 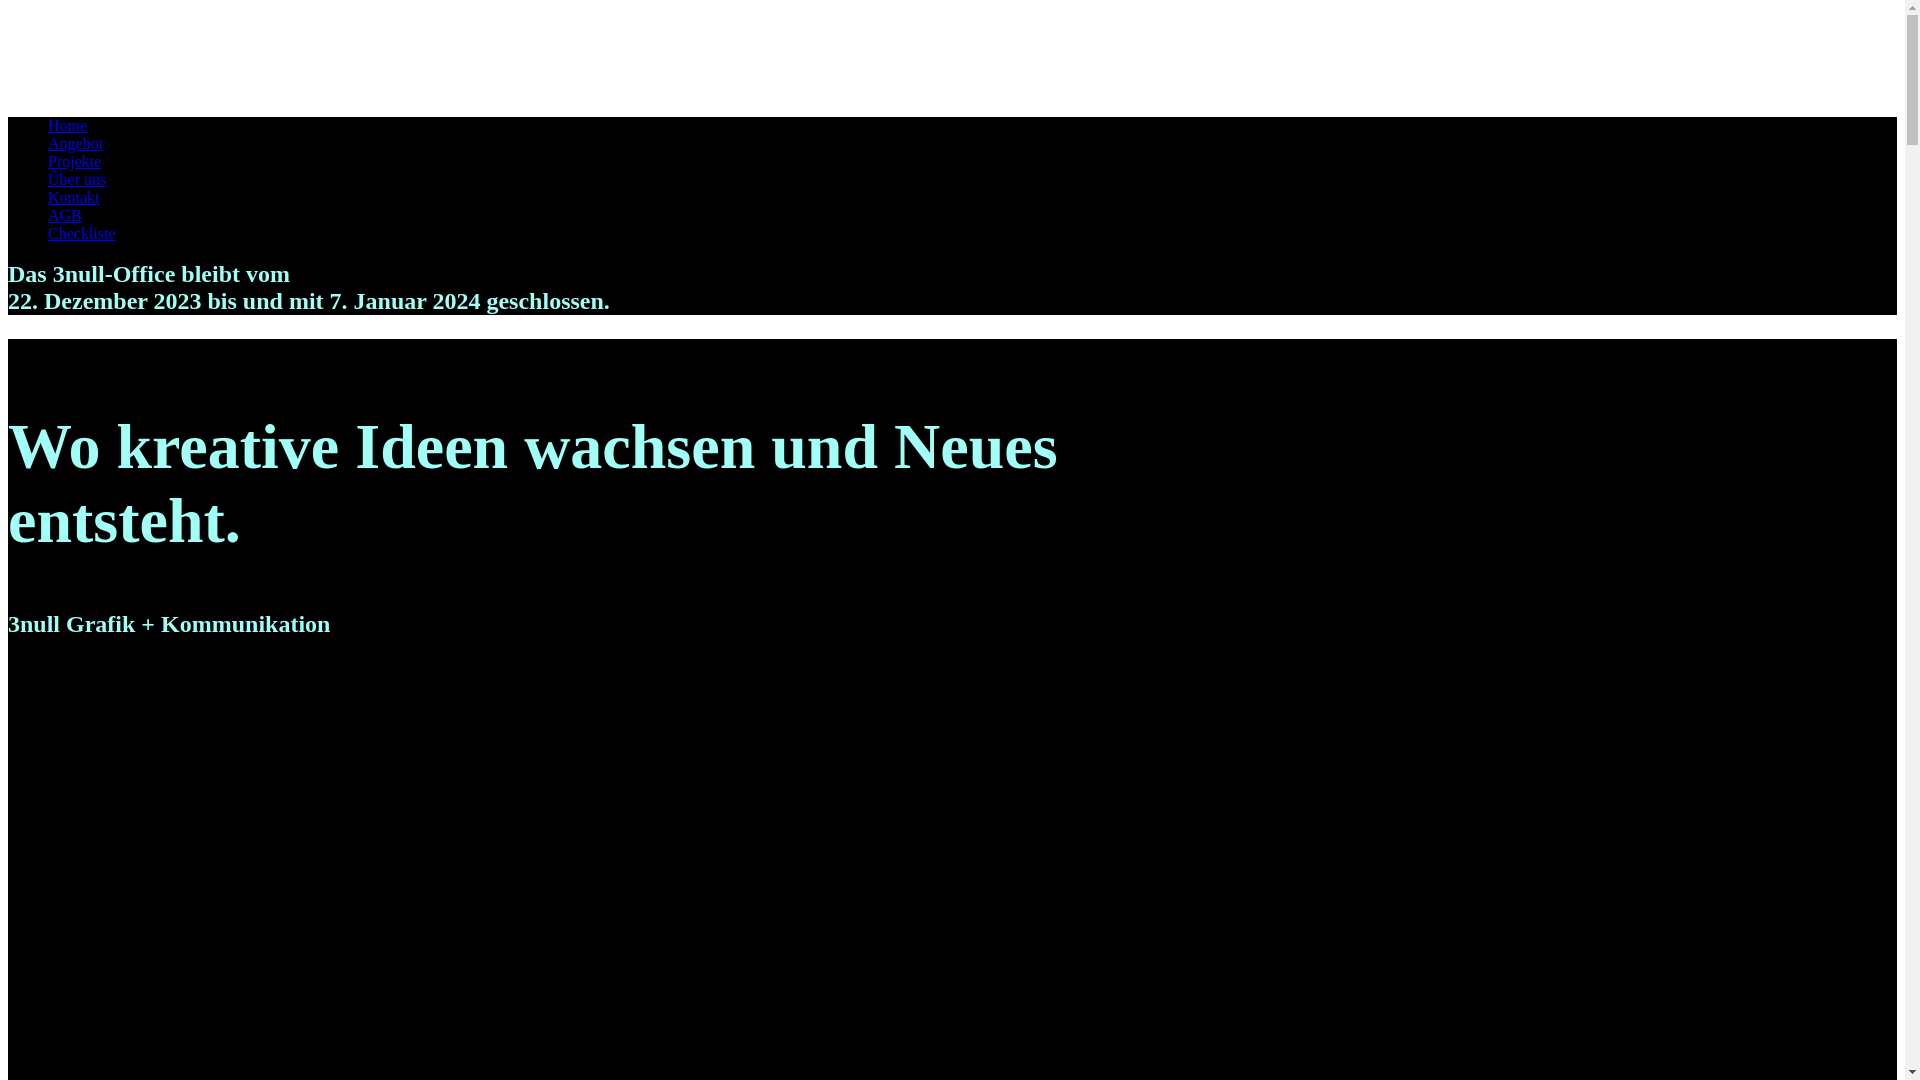 I want to click on 'Kontakt', so click(x=73, y=197).